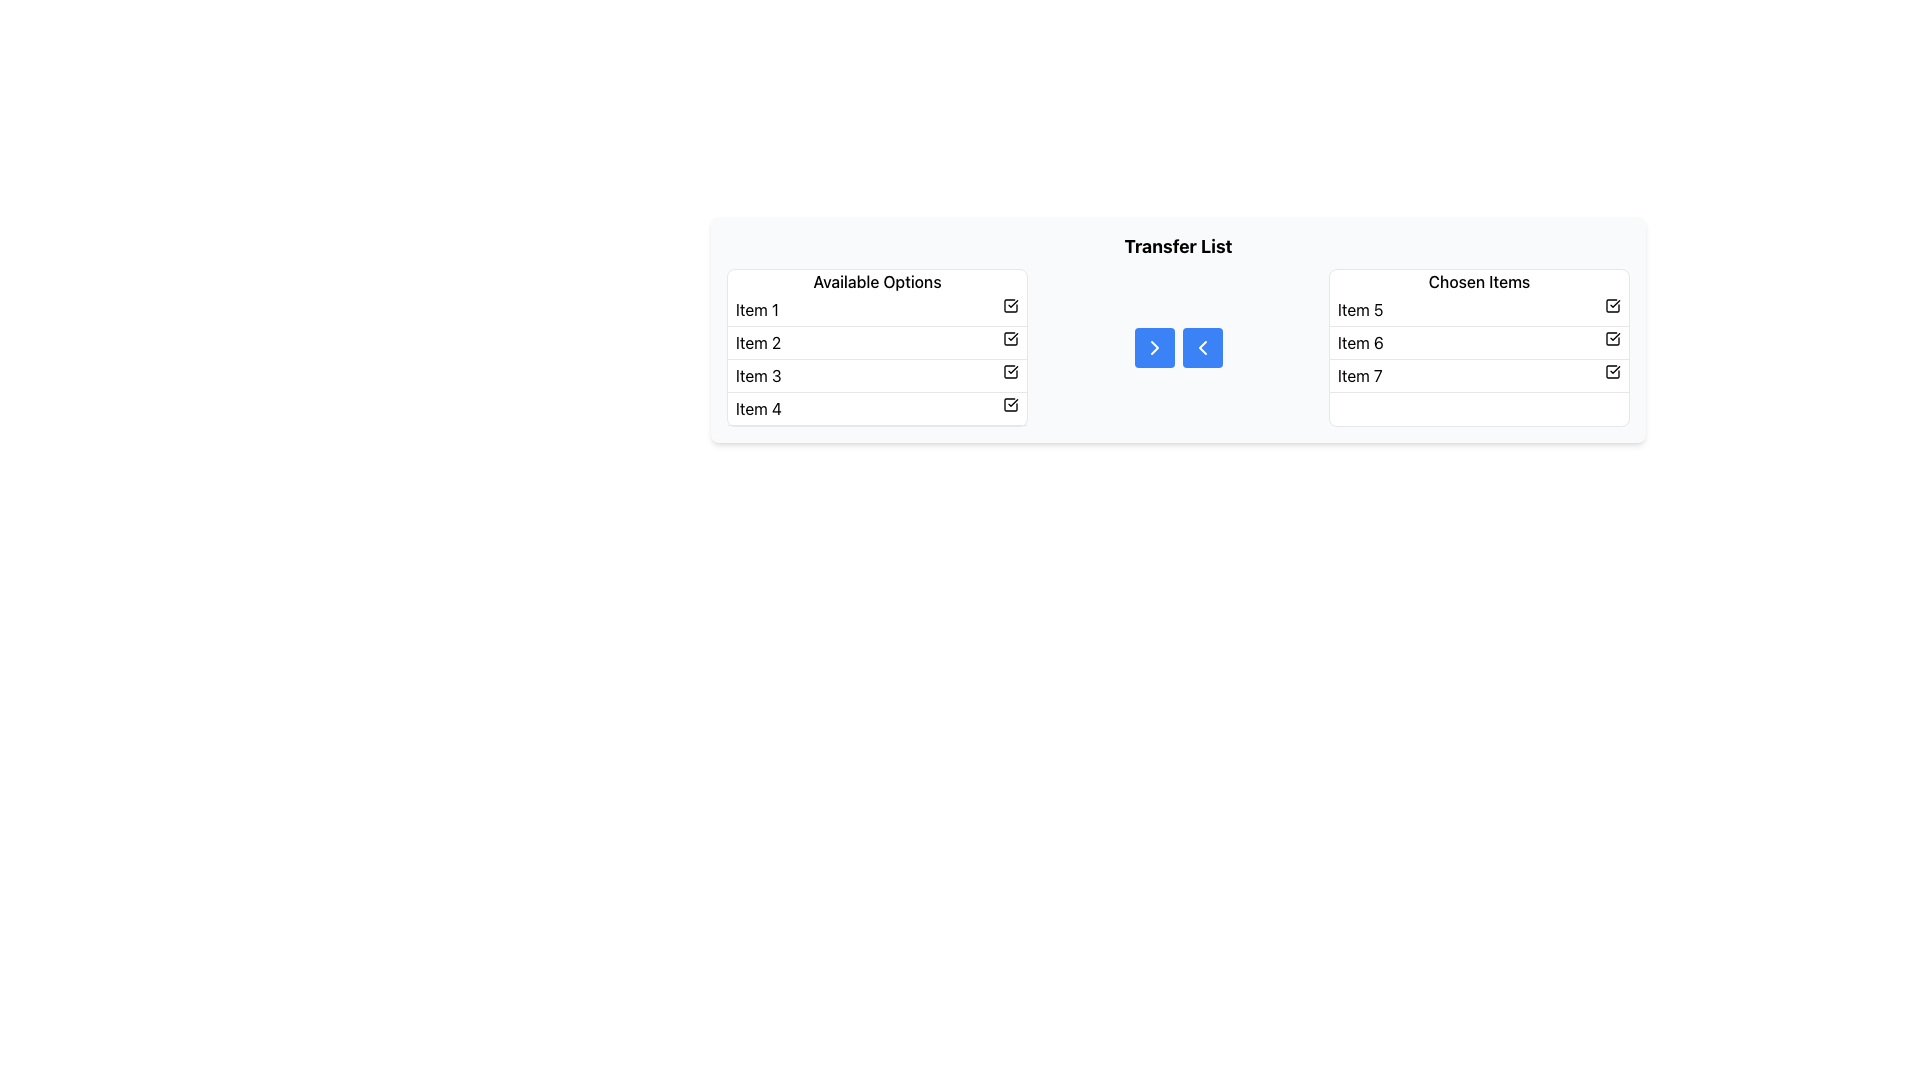 This screenshot has width=1920, height=1080. I want to click on the first button in the 'Transfer List' section to observe its hover effect, so click(1154, 346).